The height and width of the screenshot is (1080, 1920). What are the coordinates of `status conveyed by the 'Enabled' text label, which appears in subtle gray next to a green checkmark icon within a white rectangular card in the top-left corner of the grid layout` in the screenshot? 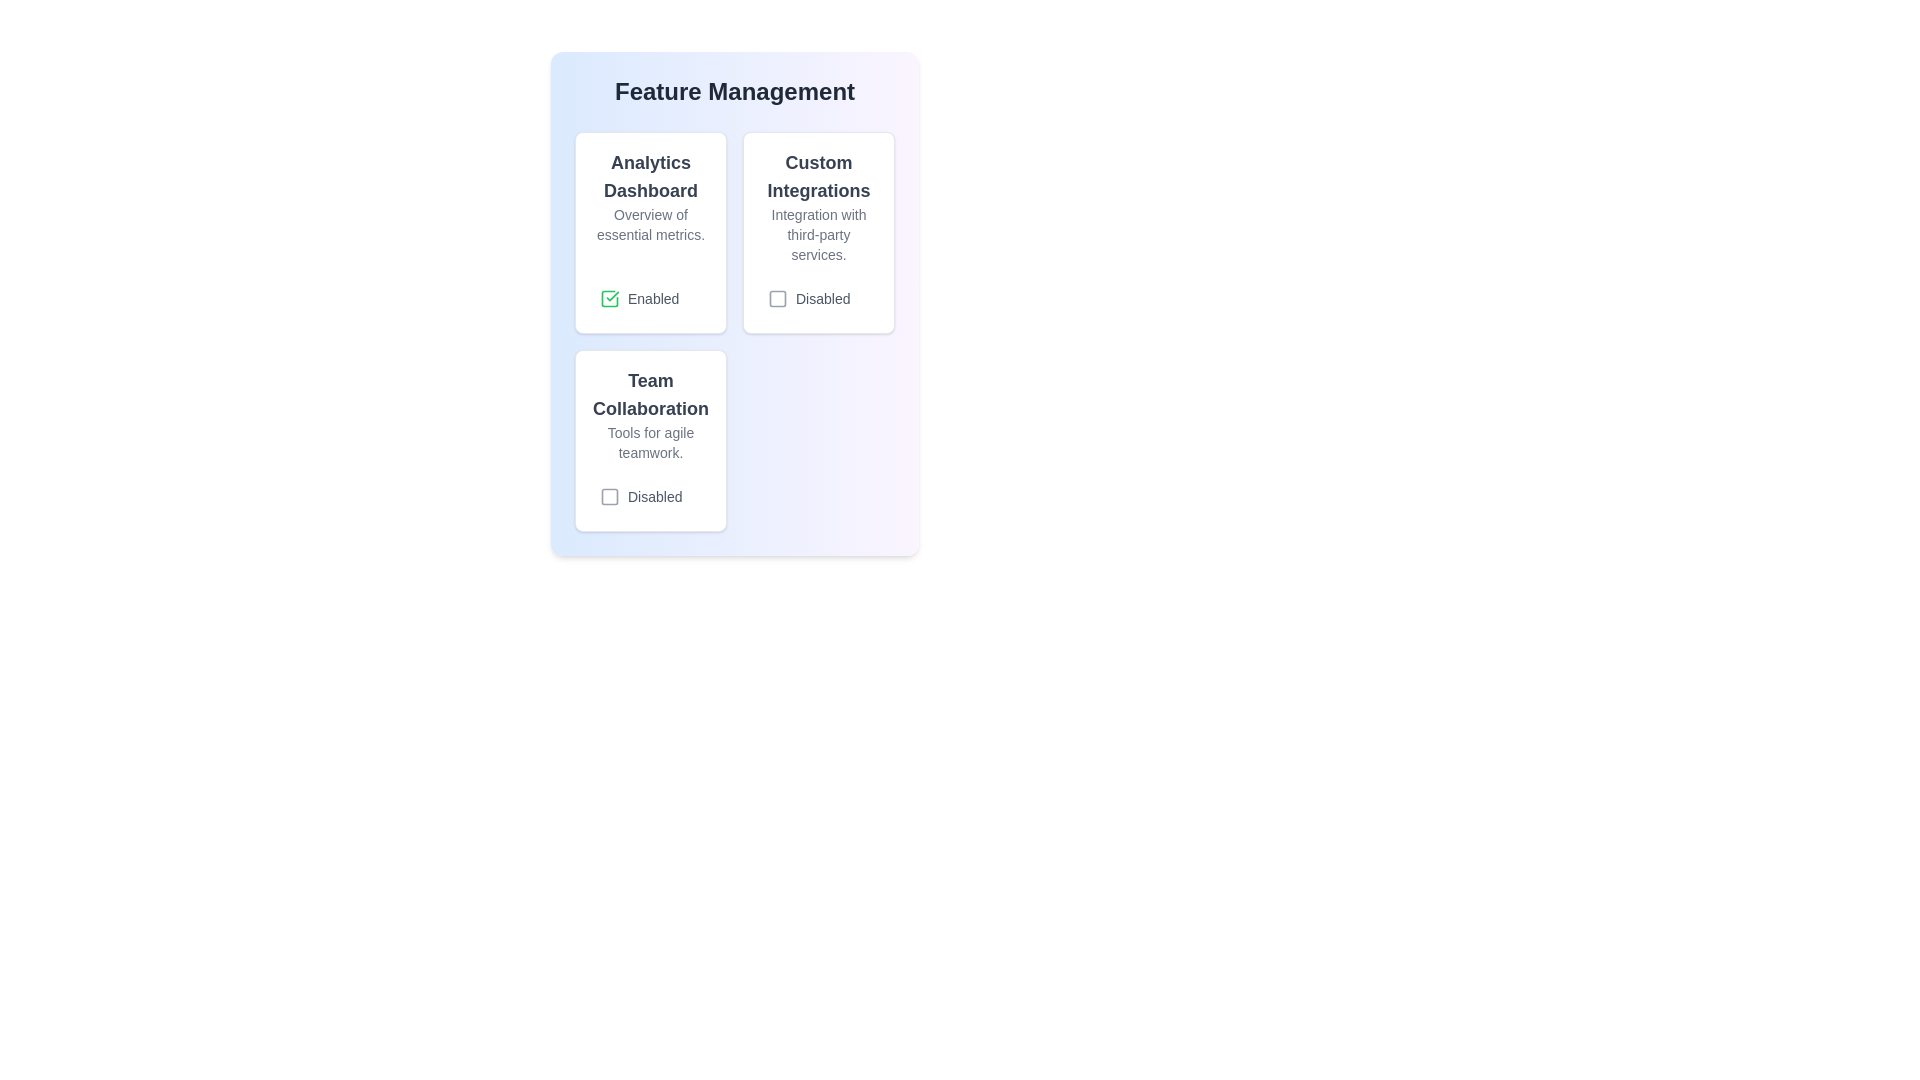 It's located at (653, 299).